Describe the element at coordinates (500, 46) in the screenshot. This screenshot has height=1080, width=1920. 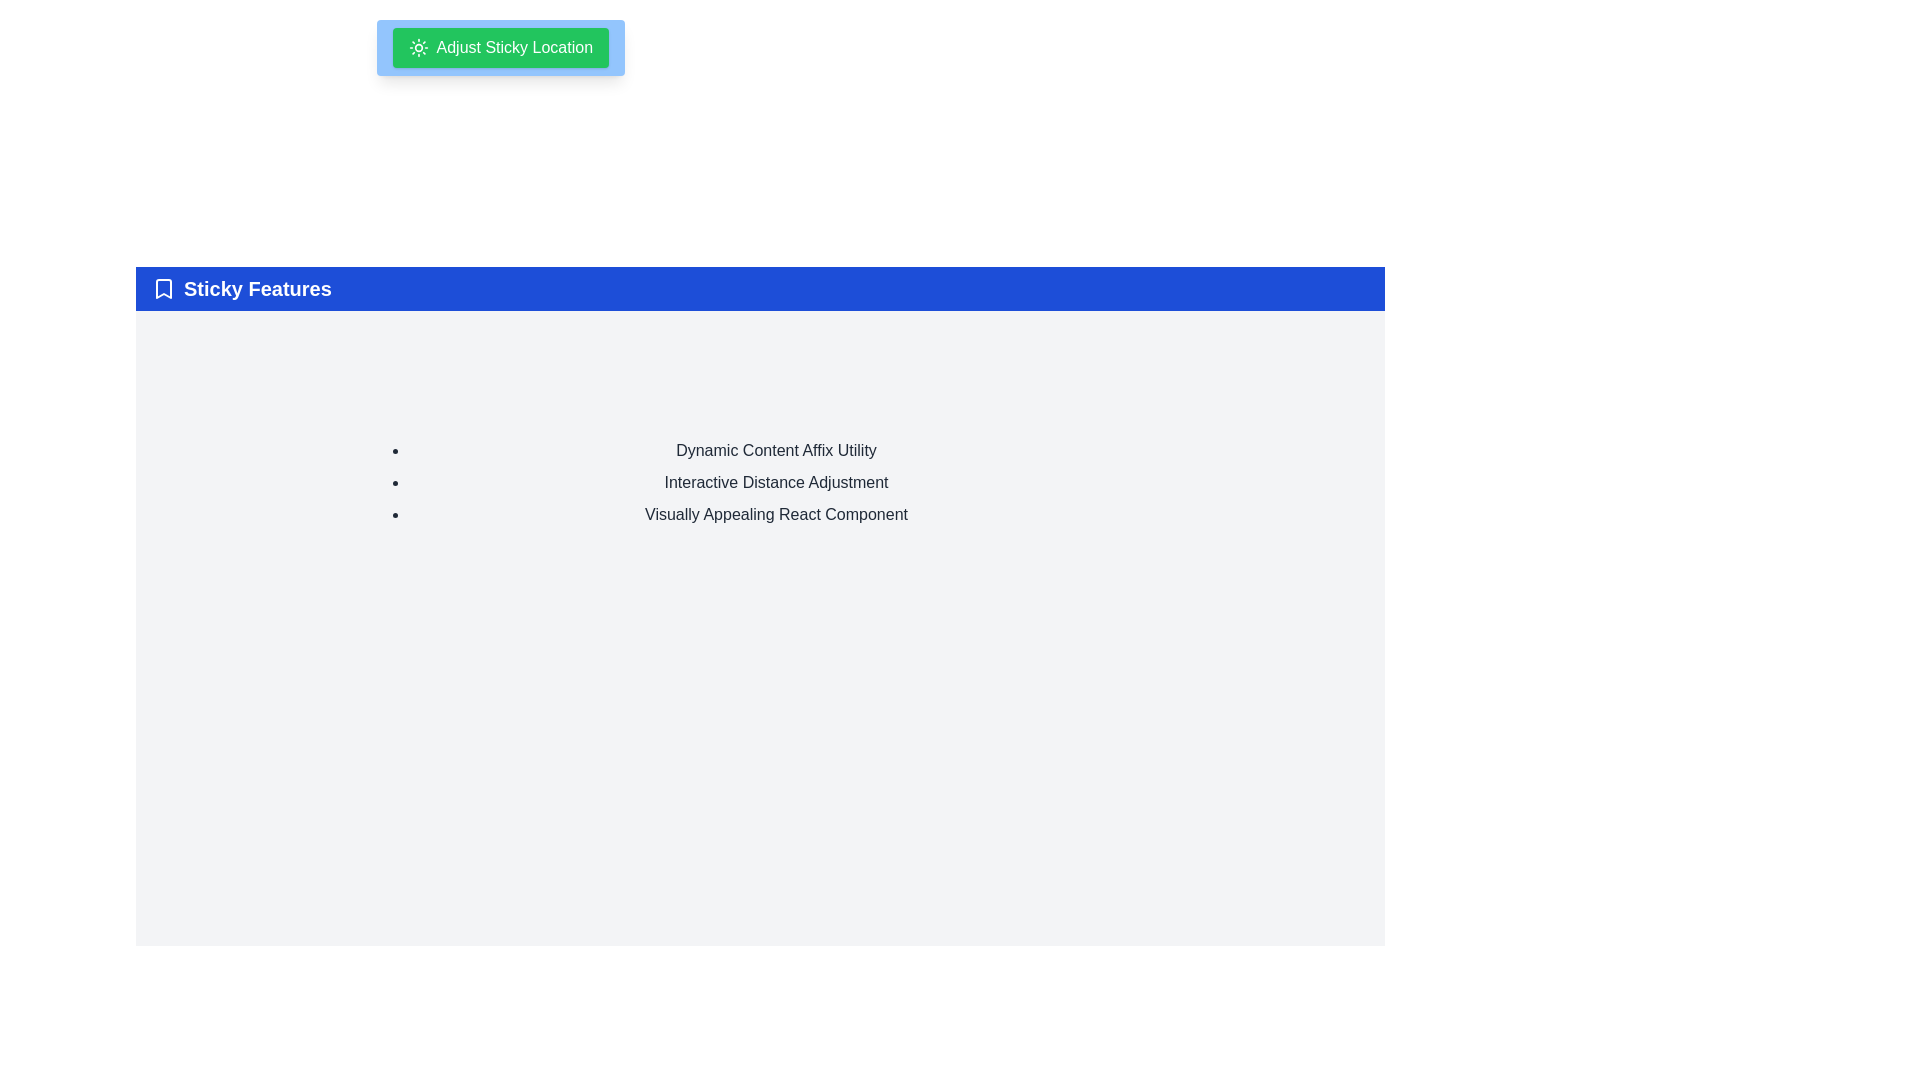
I see `the 'Adjust Sticky Location' button, which has a green background, white text, and a sun icon` at that location.